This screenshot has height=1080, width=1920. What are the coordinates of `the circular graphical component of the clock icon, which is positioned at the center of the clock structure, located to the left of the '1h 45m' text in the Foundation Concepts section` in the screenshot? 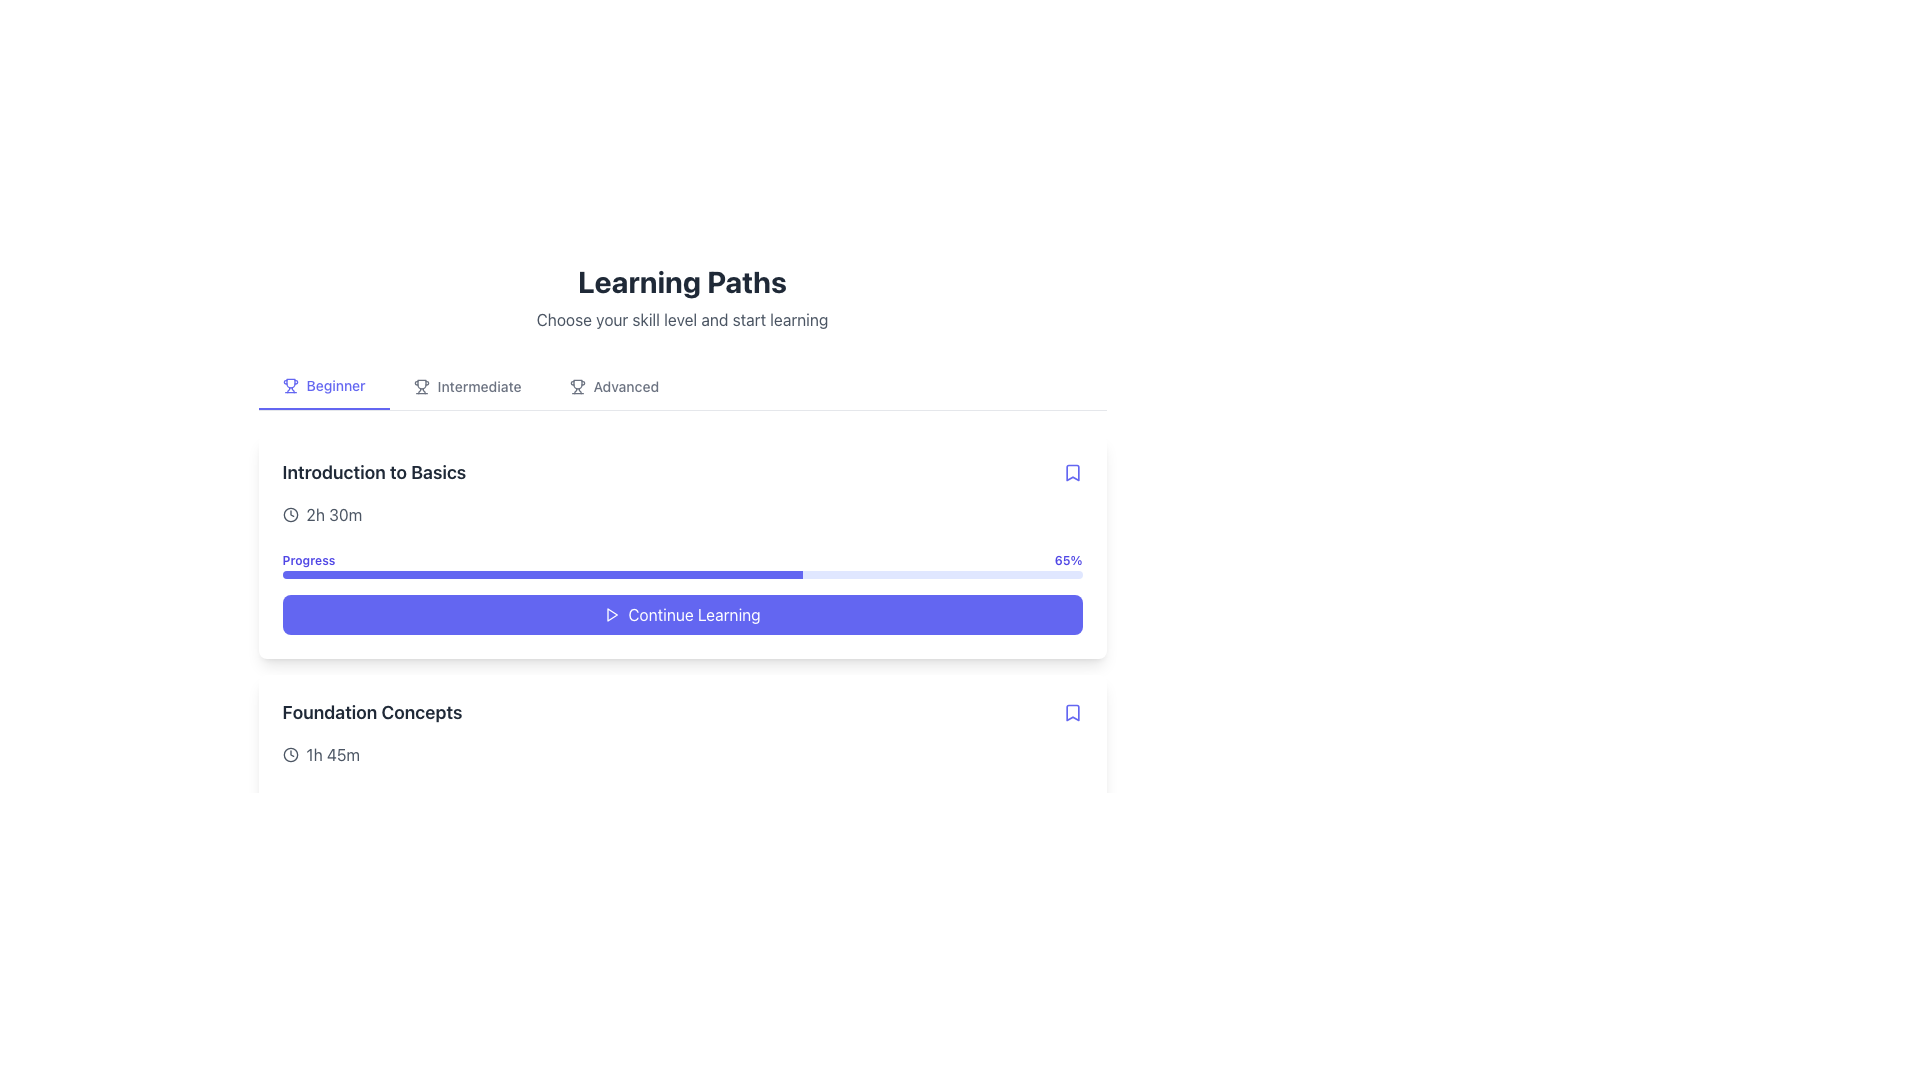 It's located at (289, 755).